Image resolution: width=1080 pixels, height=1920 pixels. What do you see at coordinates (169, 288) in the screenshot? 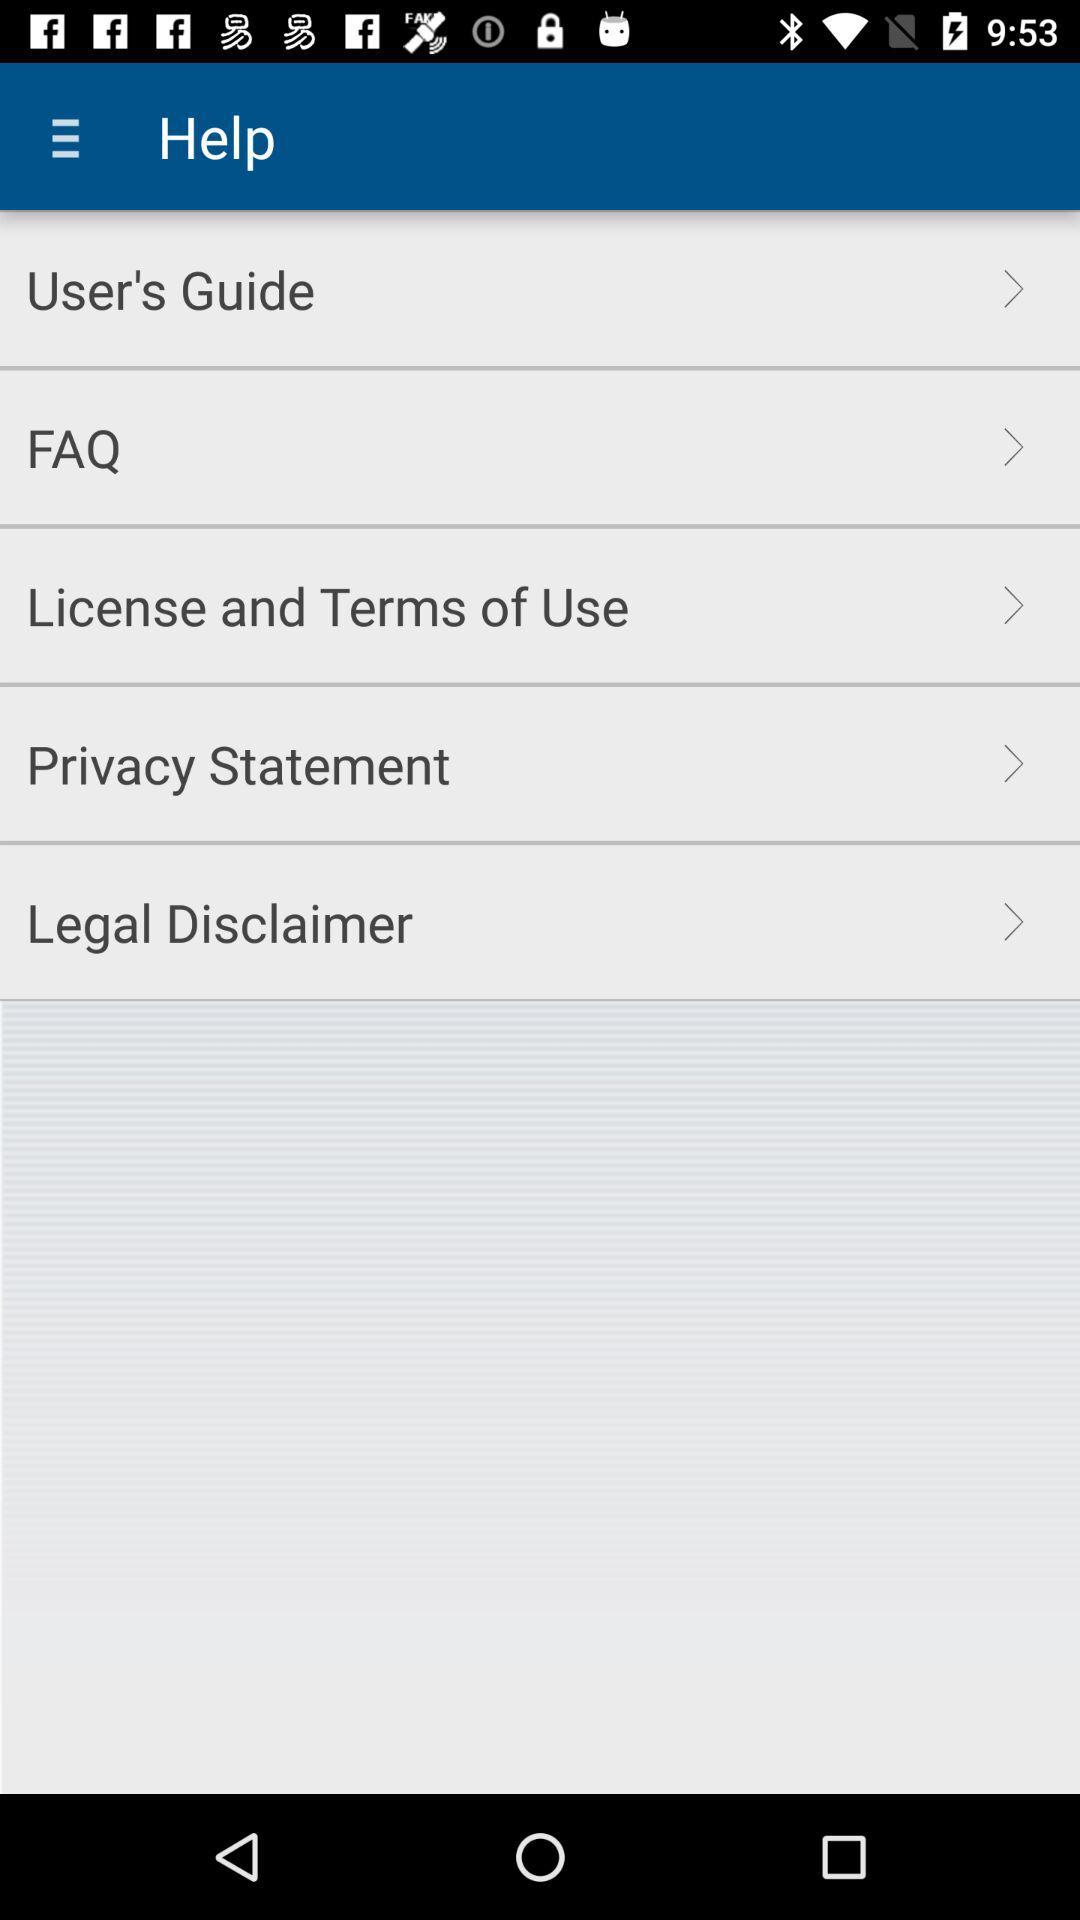
I see `the icon above the faq` at bounding box center [169, 288].